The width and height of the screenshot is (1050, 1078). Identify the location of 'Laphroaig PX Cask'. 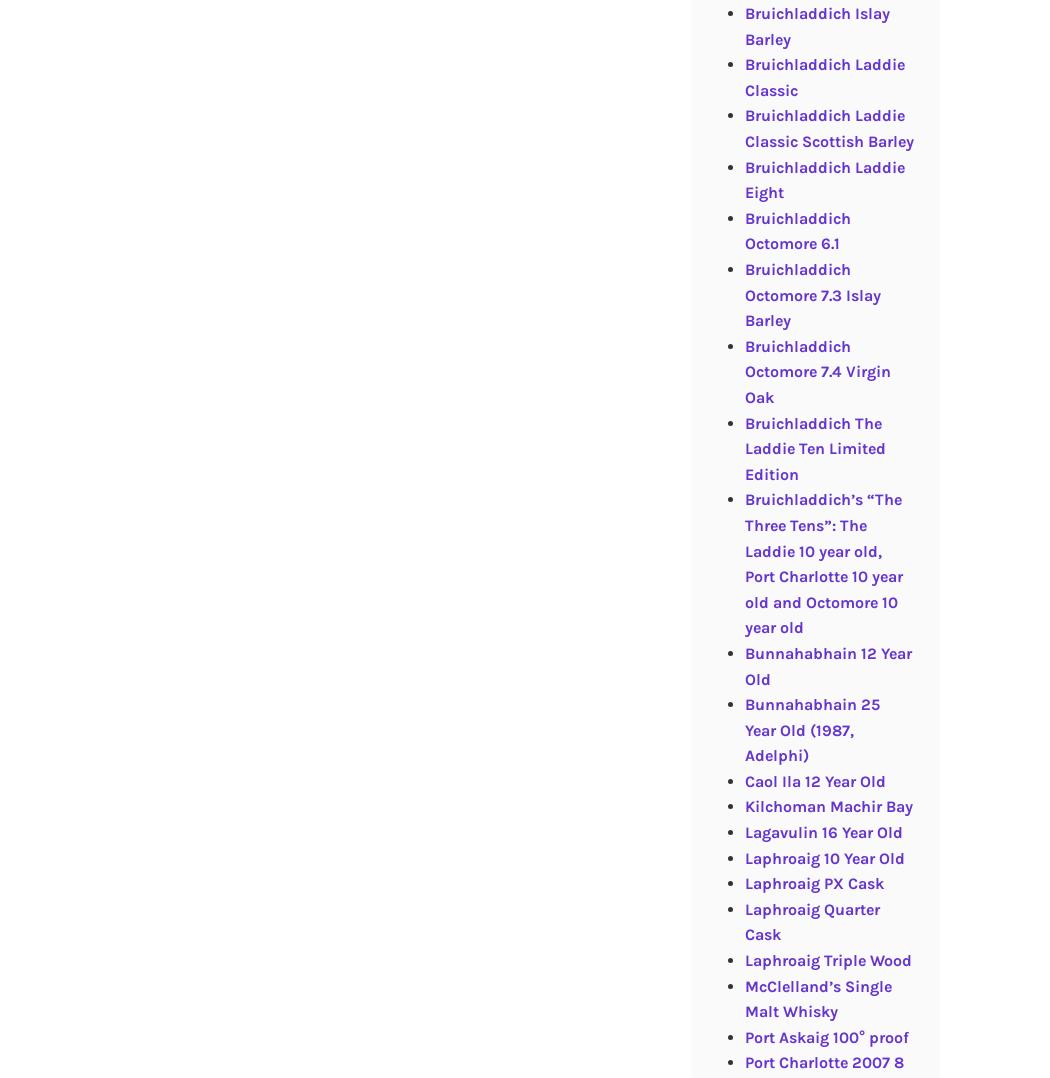
(743, 882).